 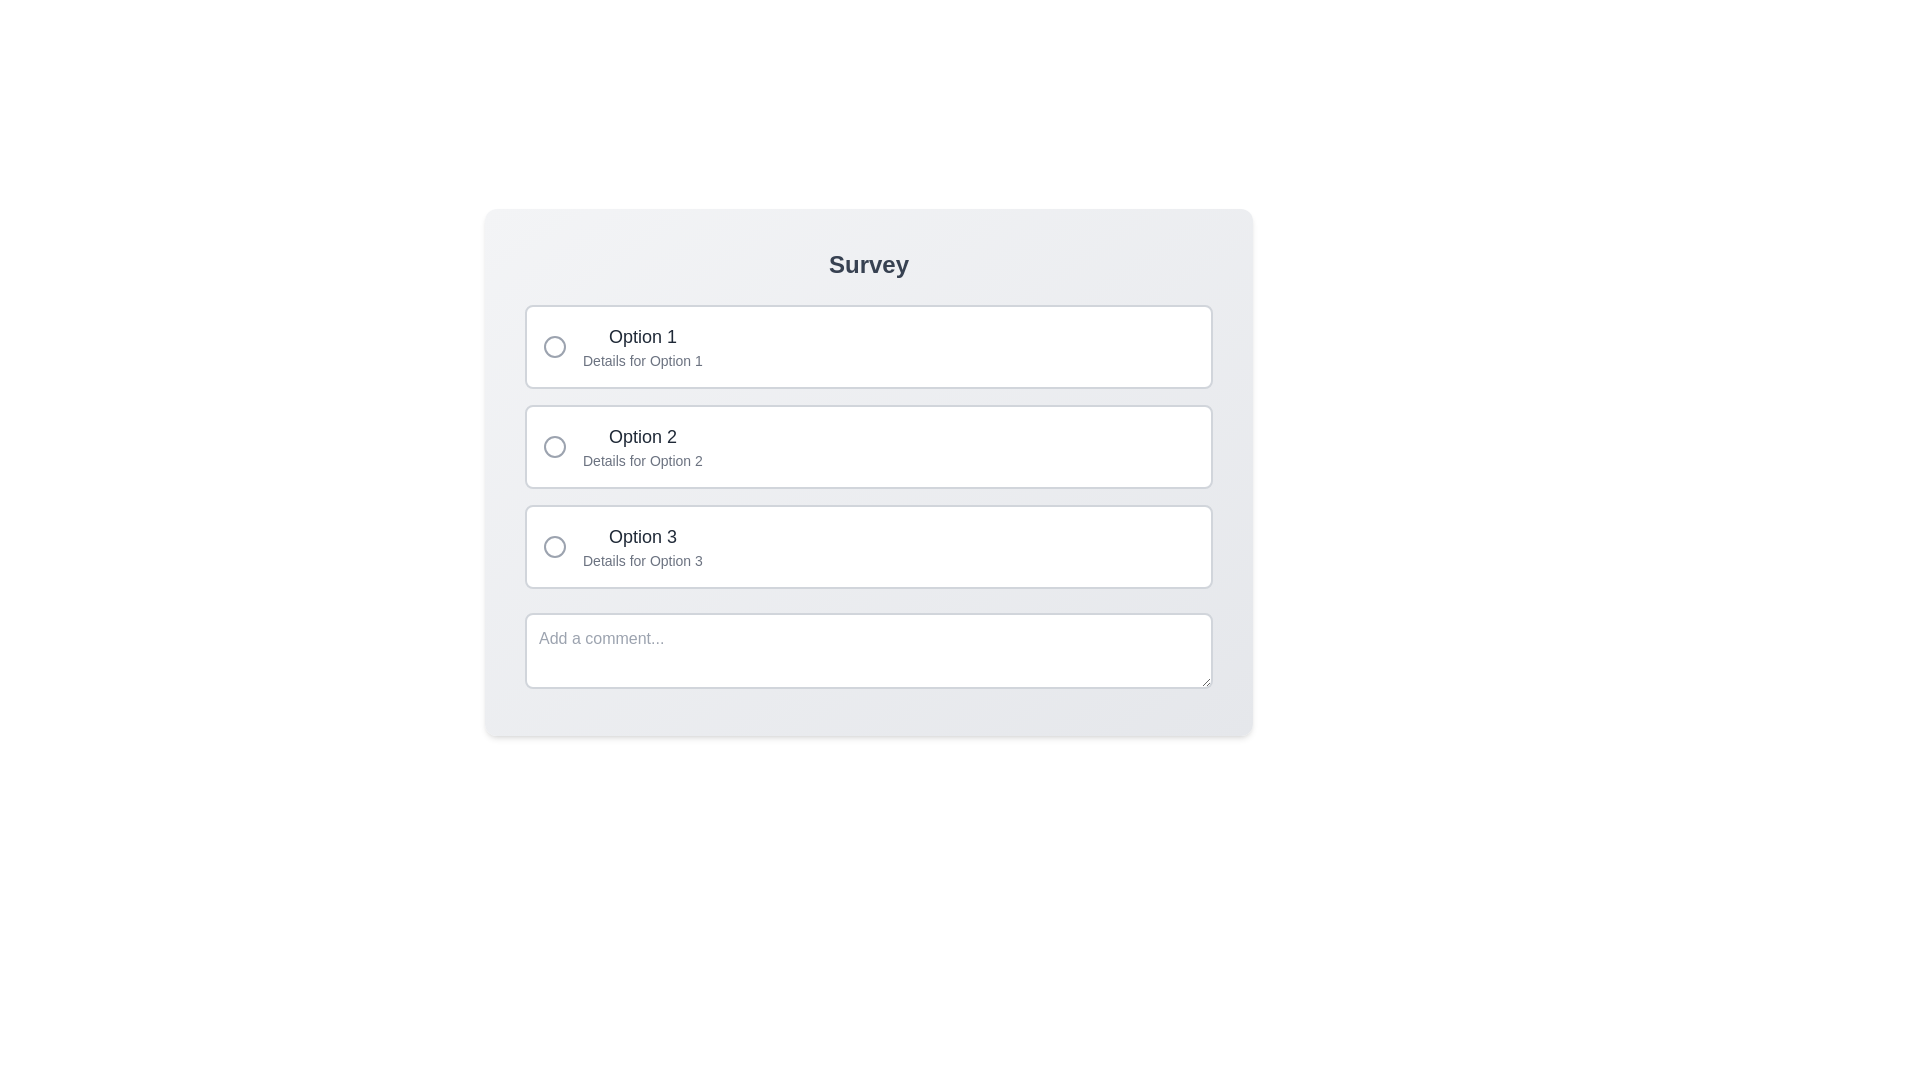 What do you see at coordinates (868, 446) in the screenshot?
I see `the radio button option for 'Option 2' in the survey` at bounding box center [868, 446].